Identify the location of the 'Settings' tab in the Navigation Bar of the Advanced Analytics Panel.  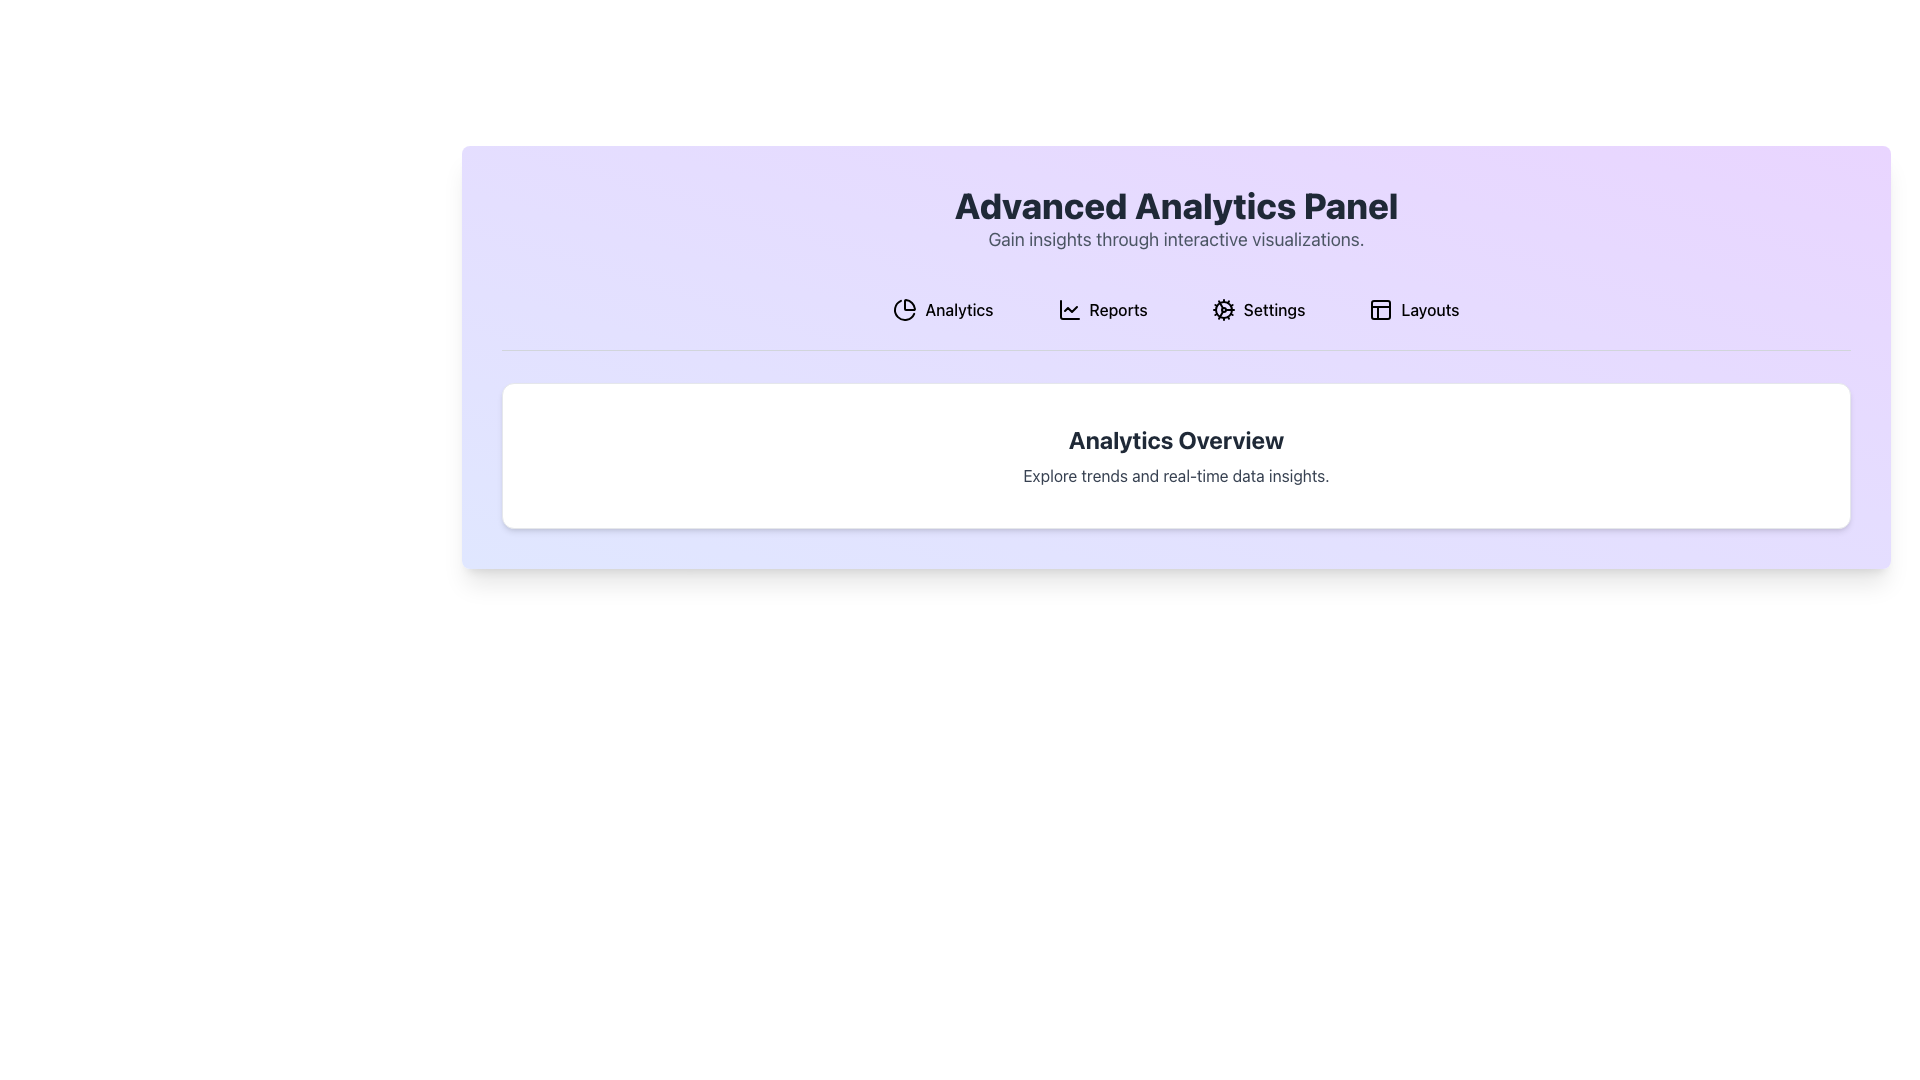
(1176, 317).